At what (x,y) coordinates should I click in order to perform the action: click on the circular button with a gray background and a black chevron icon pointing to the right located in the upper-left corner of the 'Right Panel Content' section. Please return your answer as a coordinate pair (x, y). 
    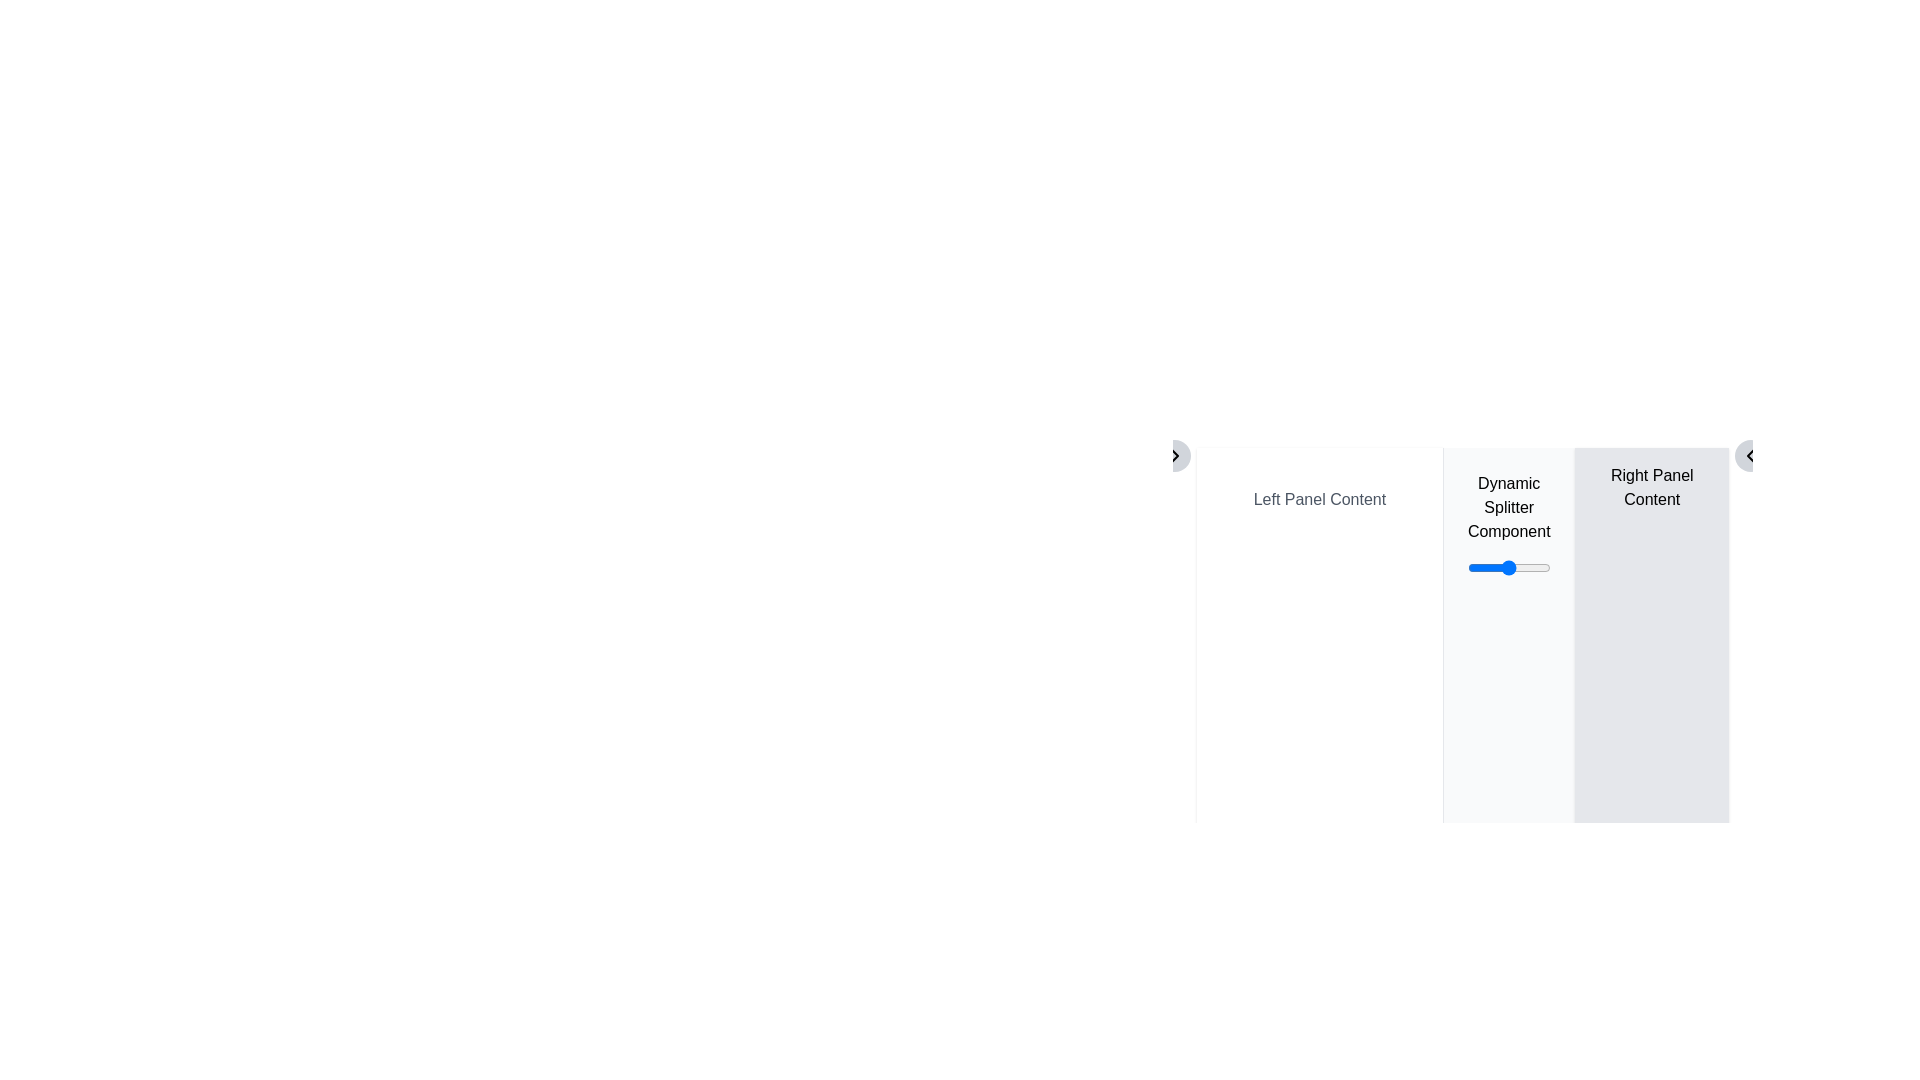
    Looking at the image, I should click on (1175, 455).